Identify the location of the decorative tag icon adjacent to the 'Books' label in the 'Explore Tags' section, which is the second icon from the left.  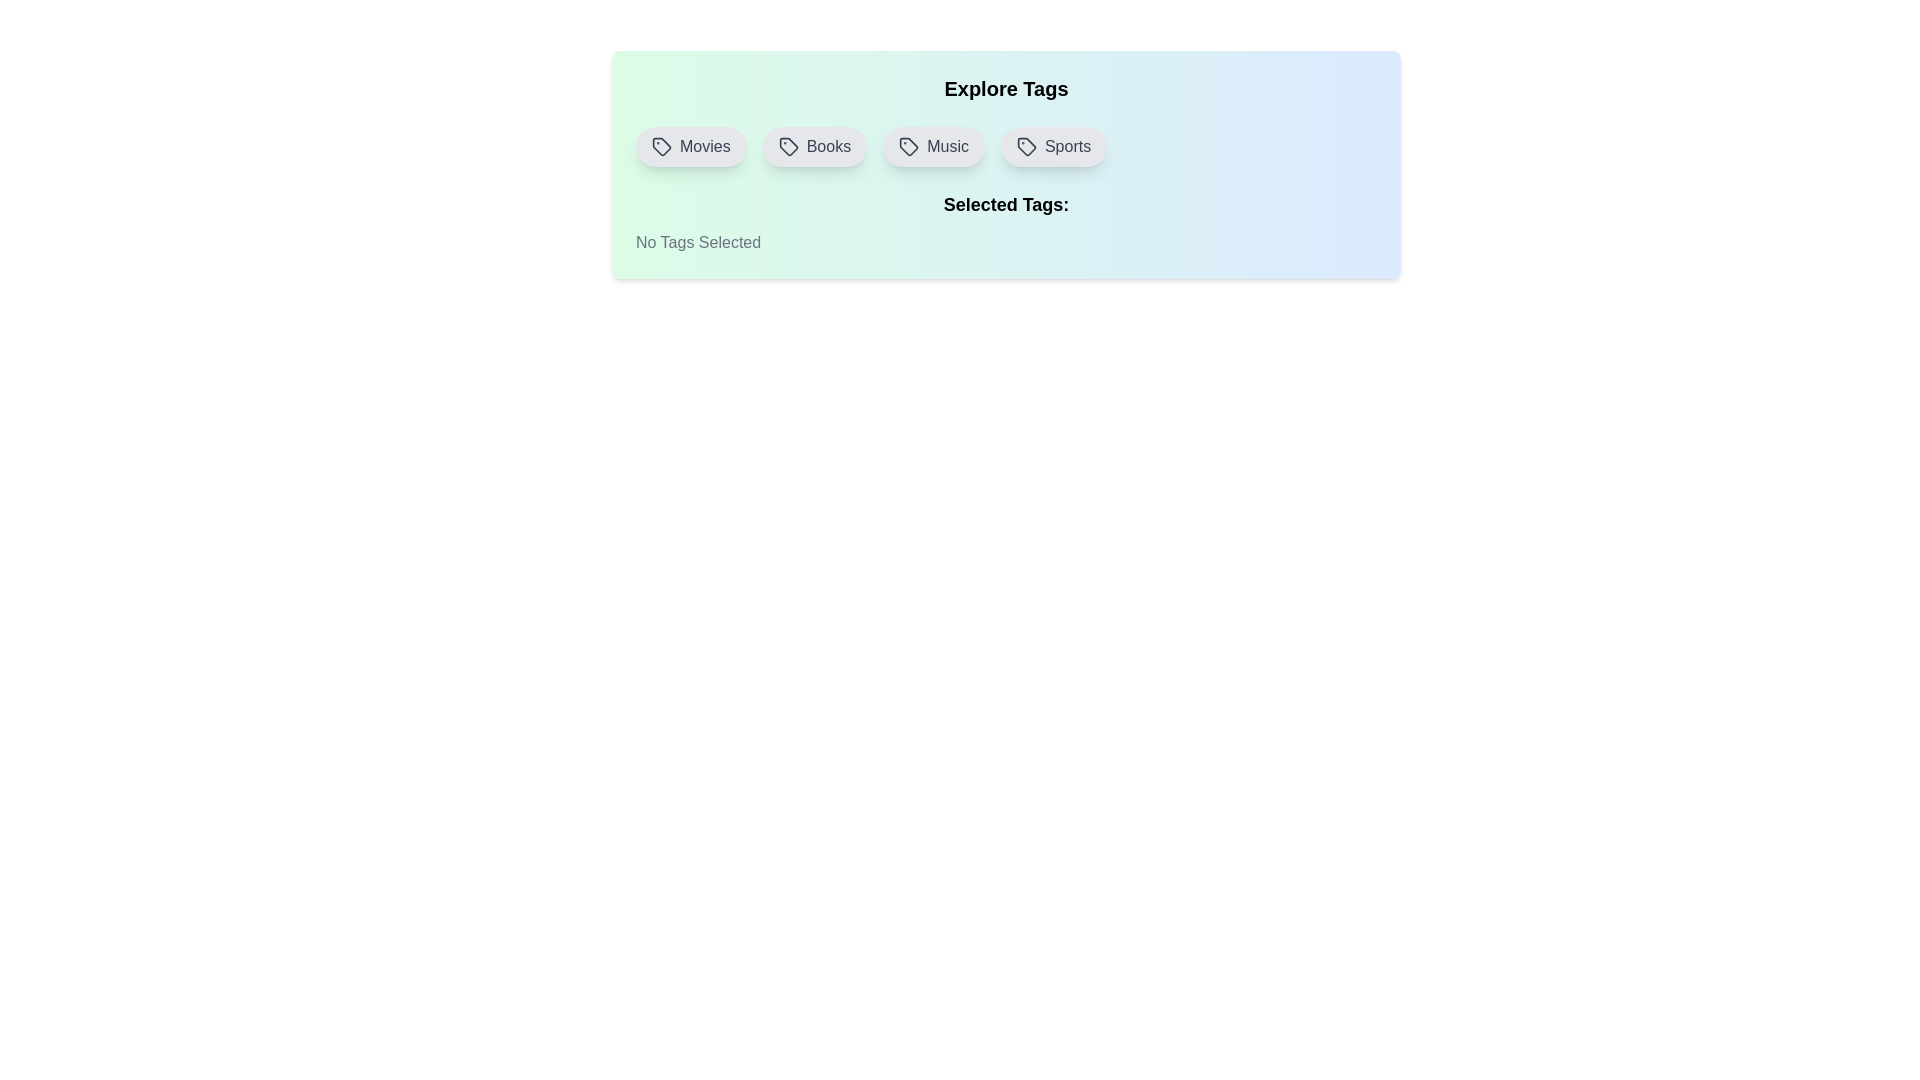
(787, 145).